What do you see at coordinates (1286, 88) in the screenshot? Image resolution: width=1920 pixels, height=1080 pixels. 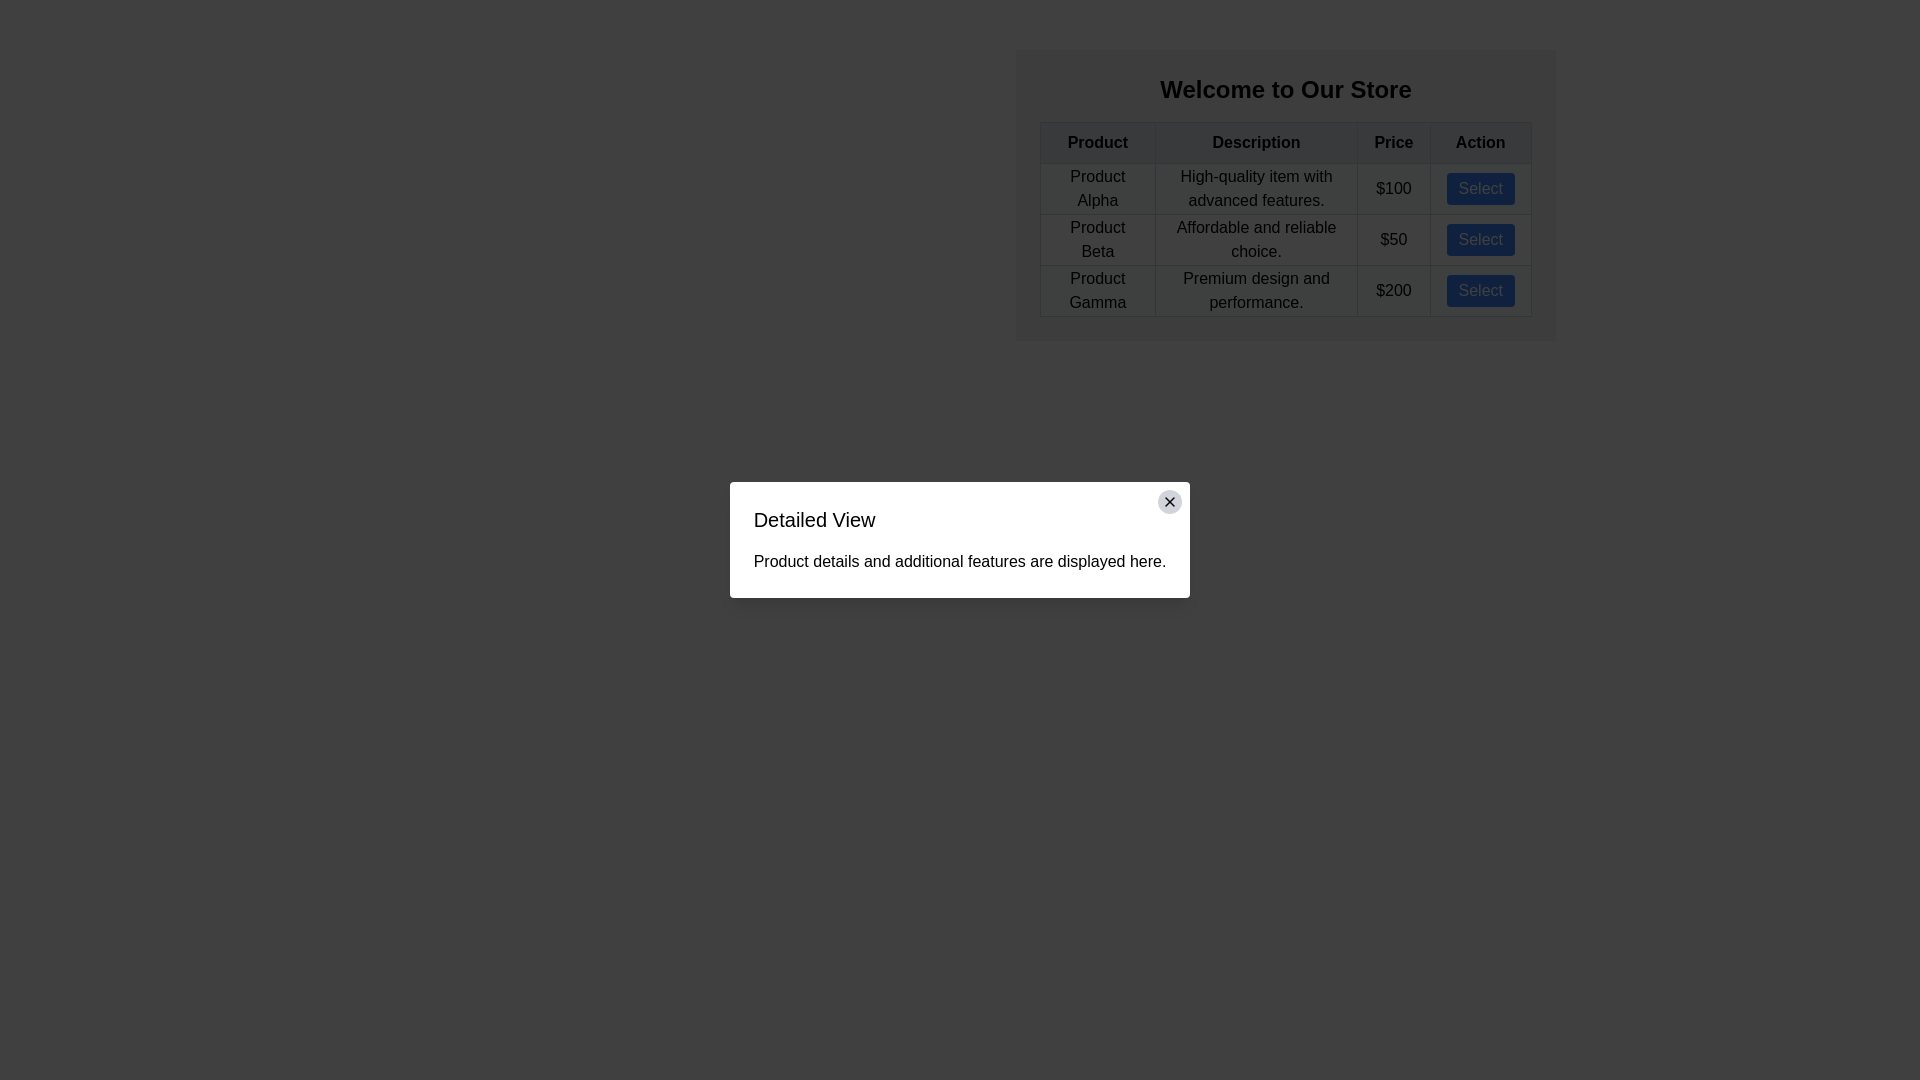 I see `the heading text 'Welcome to Our Store'` at bounding box center [1286, 88].